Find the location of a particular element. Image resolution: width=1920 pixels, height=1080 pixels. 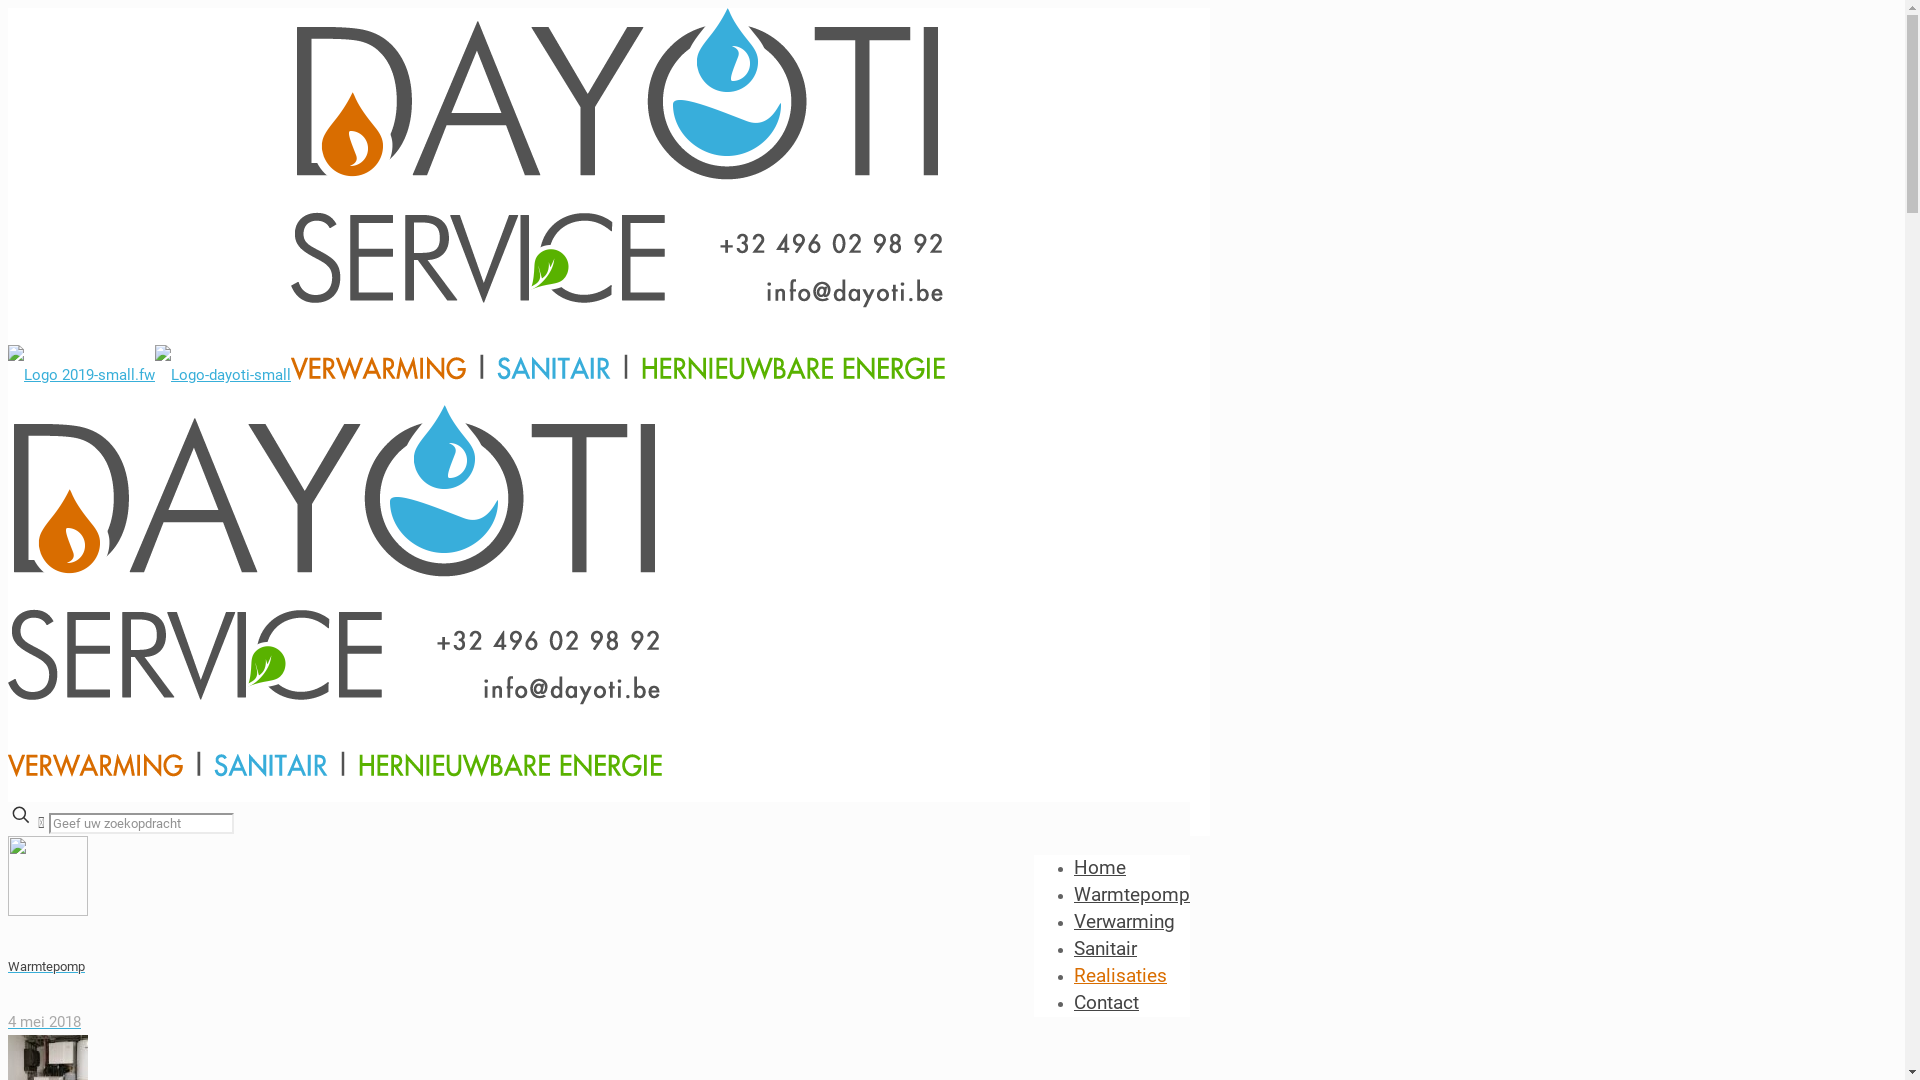

'Sanitair' is located at coordinates (1104, 947).